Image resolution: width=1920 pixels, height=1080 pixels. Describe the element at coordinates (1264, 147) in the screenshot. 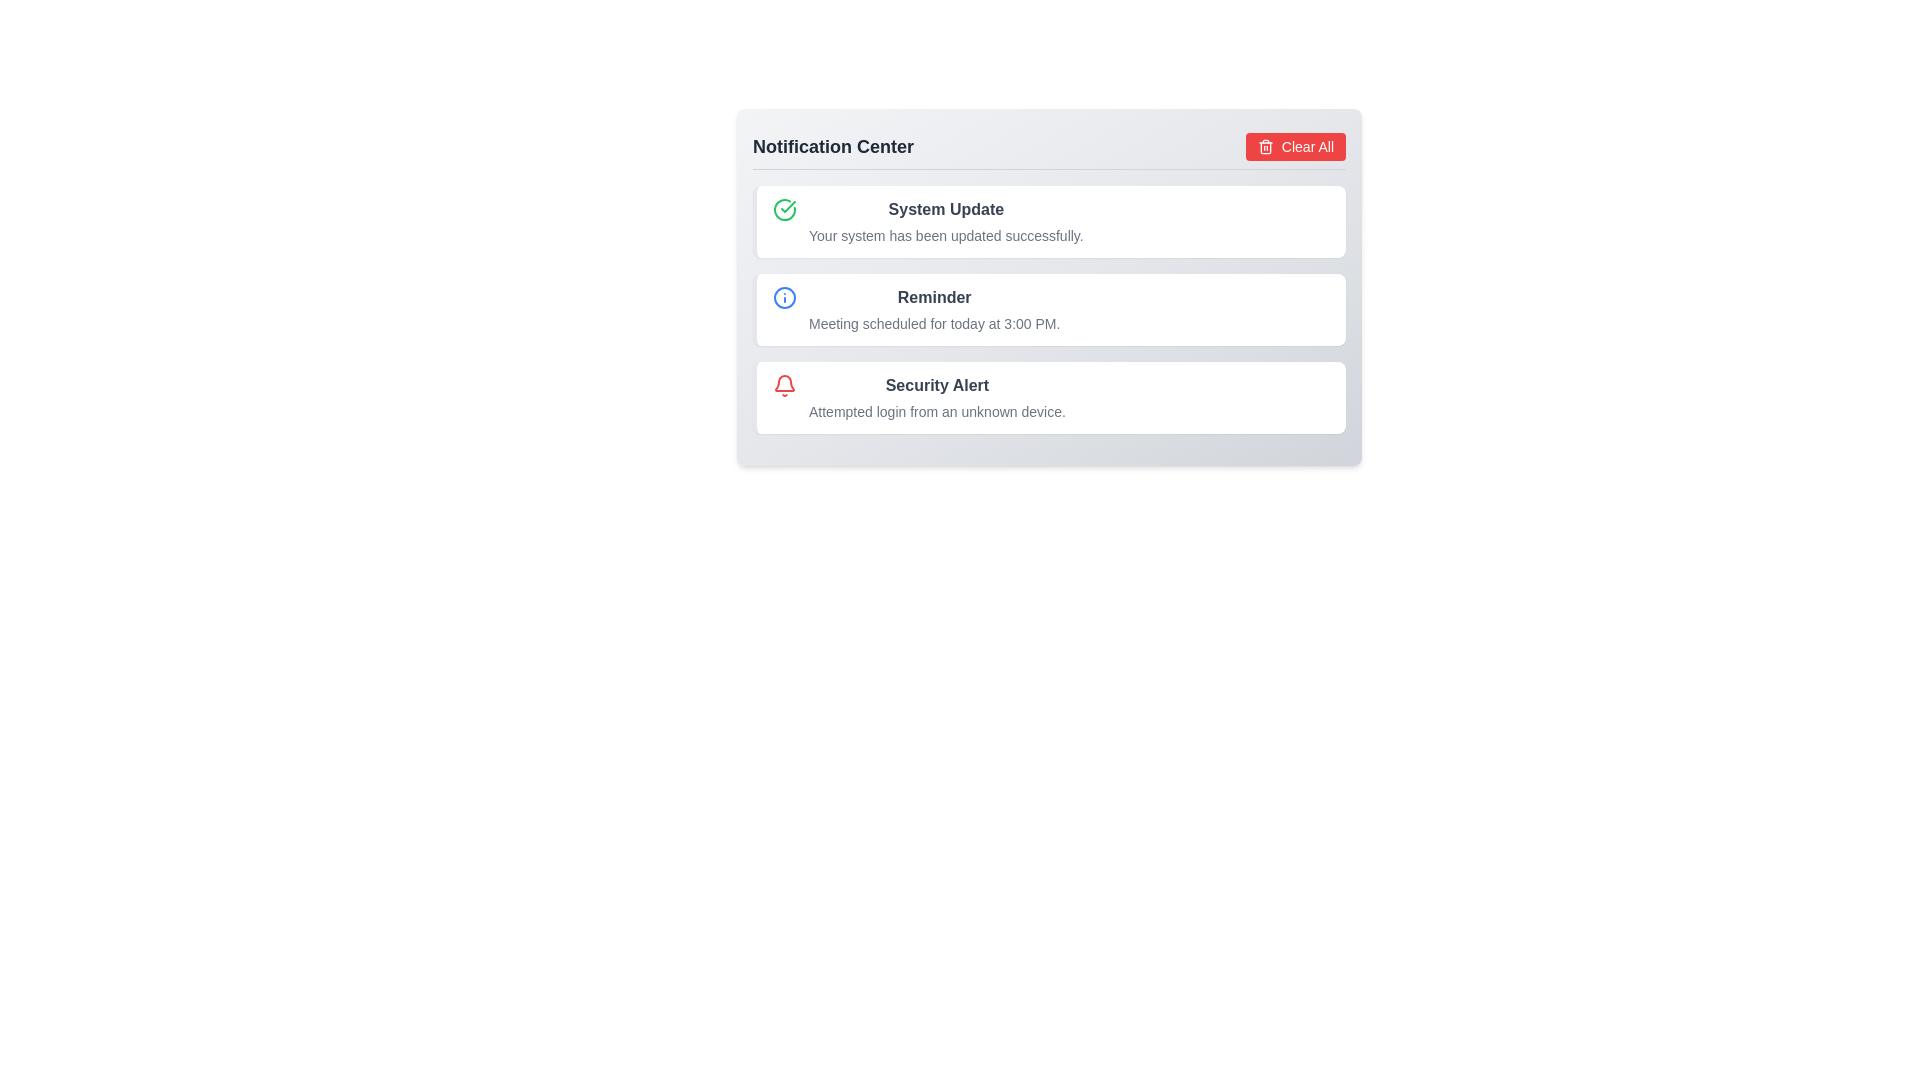

I see `the trash can icon, which is located to the left of the red 'Clear All' button in the top-right corner of the notification window` at that location.